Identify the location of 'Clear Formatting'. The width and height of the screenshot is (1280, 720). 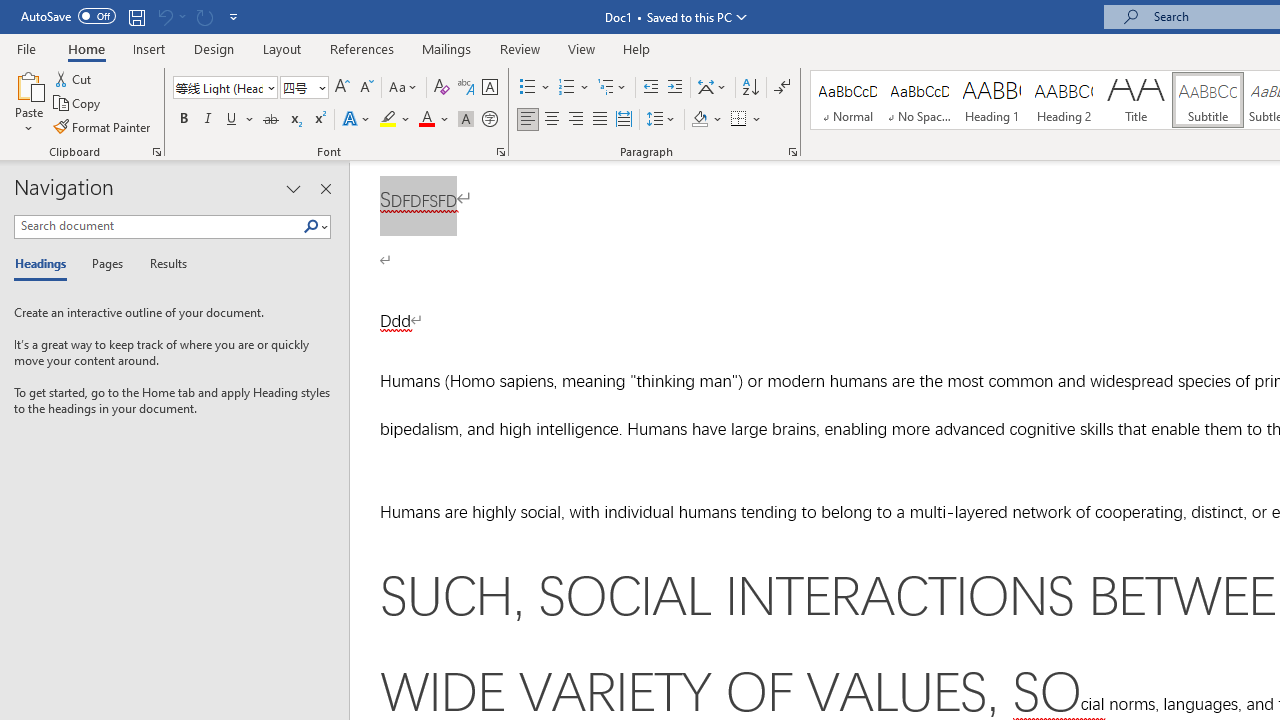
(441, 86).